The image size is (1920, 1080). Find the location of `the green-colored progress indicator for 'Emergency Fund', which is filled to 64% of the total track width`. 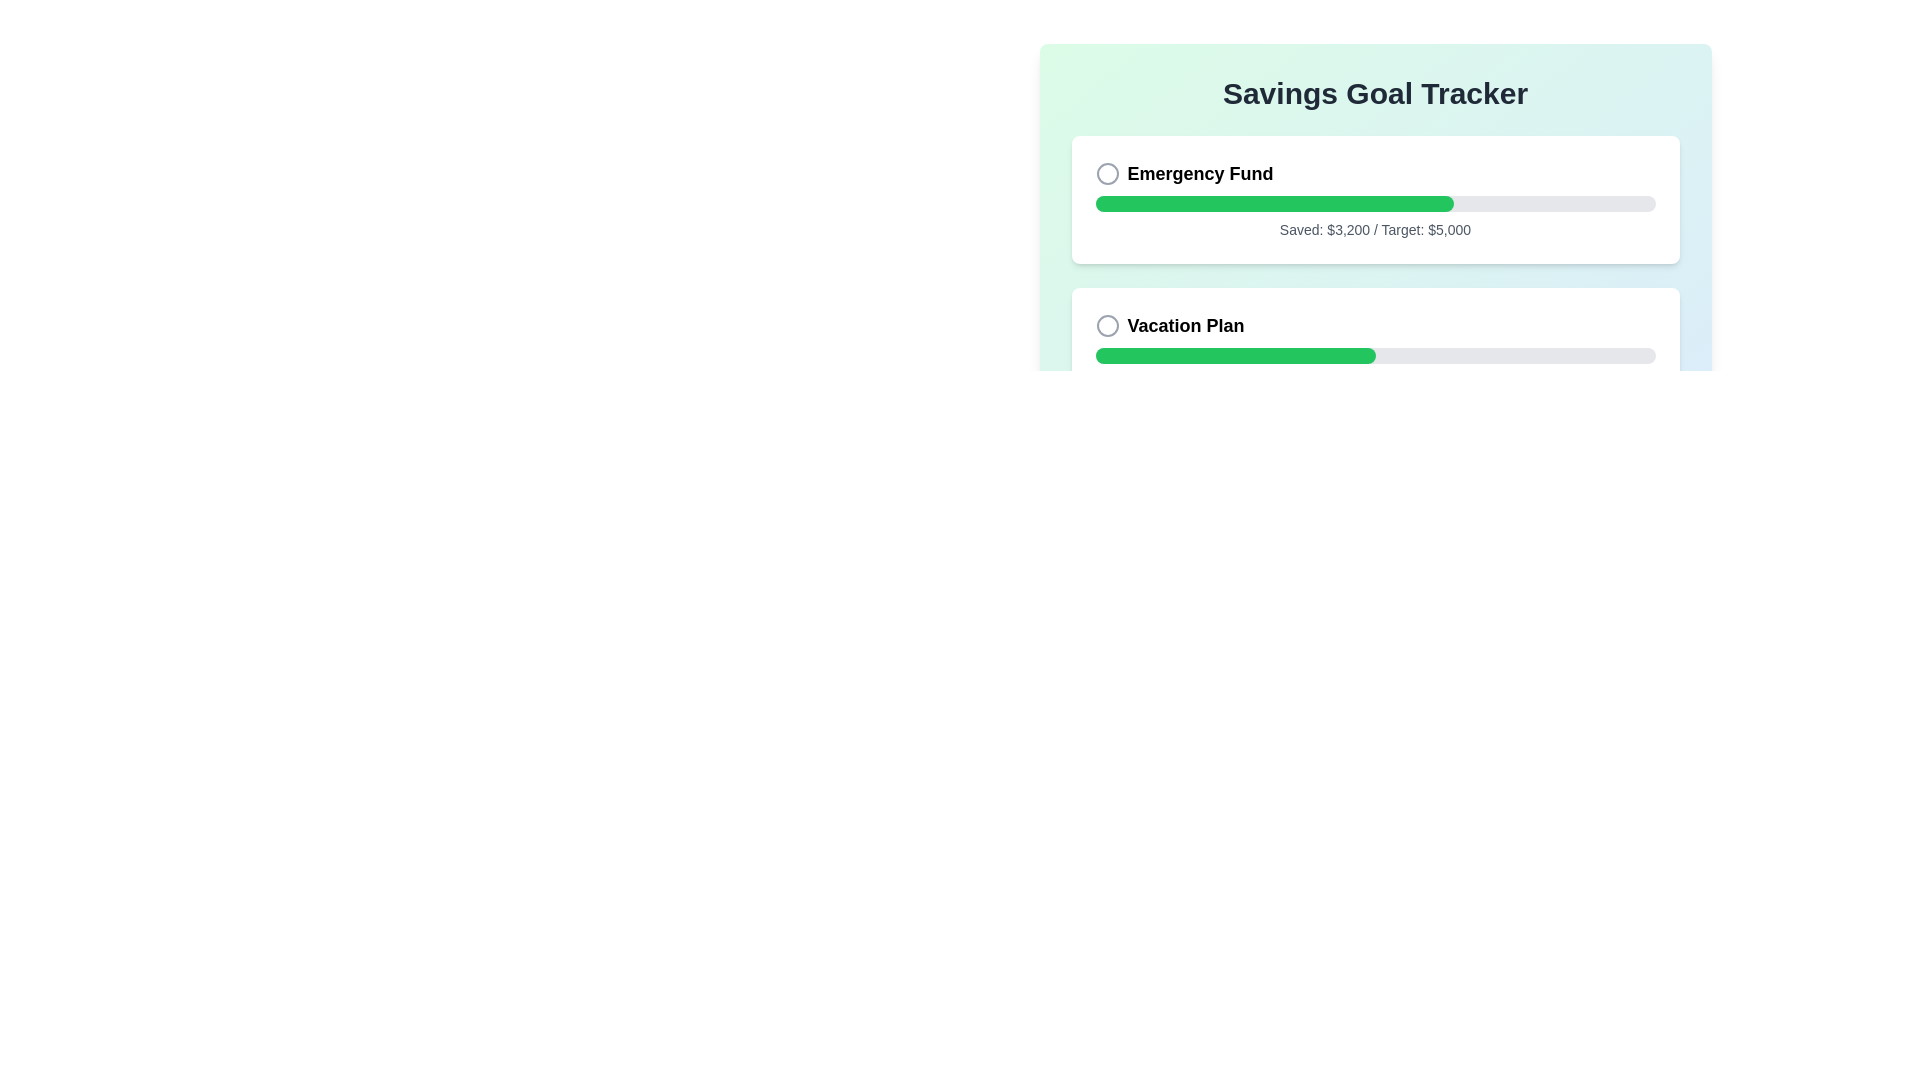

the green-colored progress indicator for 'Emergency Fund', which is filled to 64% of the total track width is located at coordinates (1273, 204).